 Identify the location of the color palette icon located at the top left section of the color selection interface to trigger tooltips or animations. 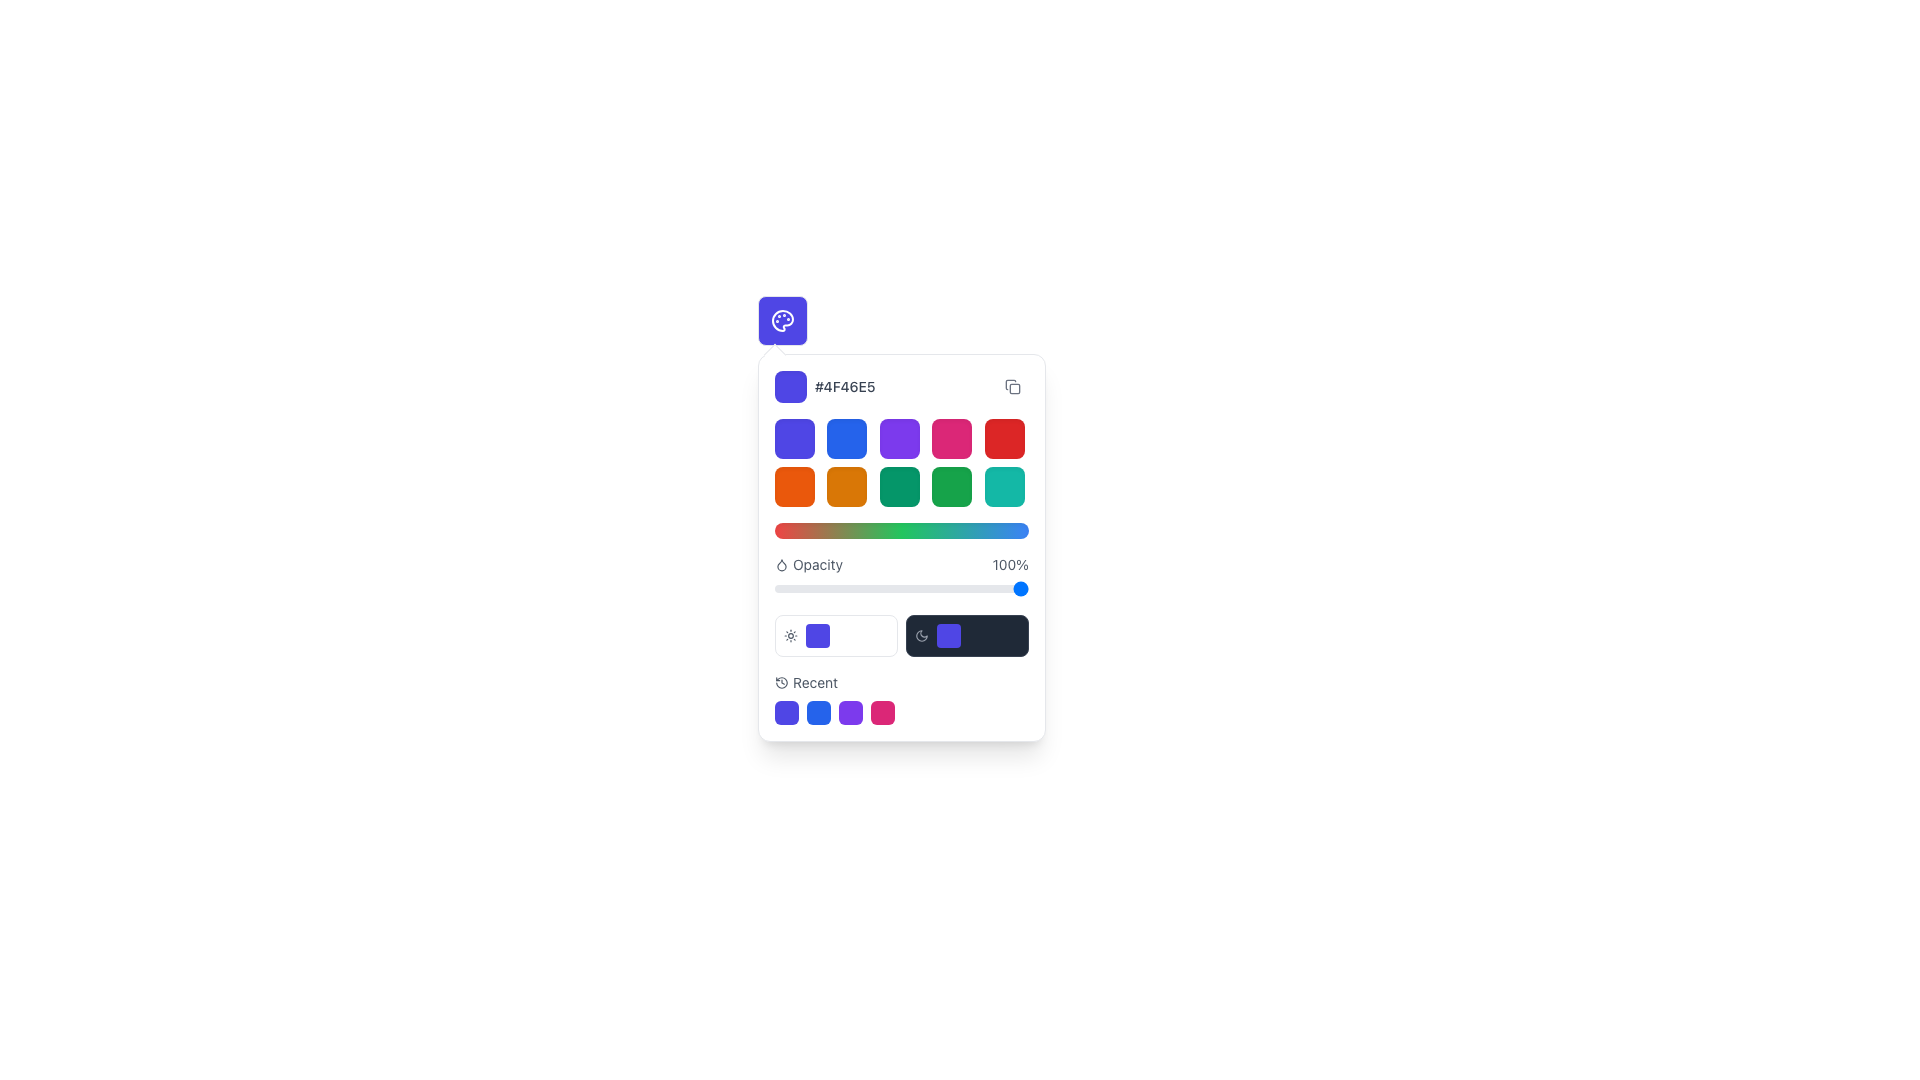
(781, 319).